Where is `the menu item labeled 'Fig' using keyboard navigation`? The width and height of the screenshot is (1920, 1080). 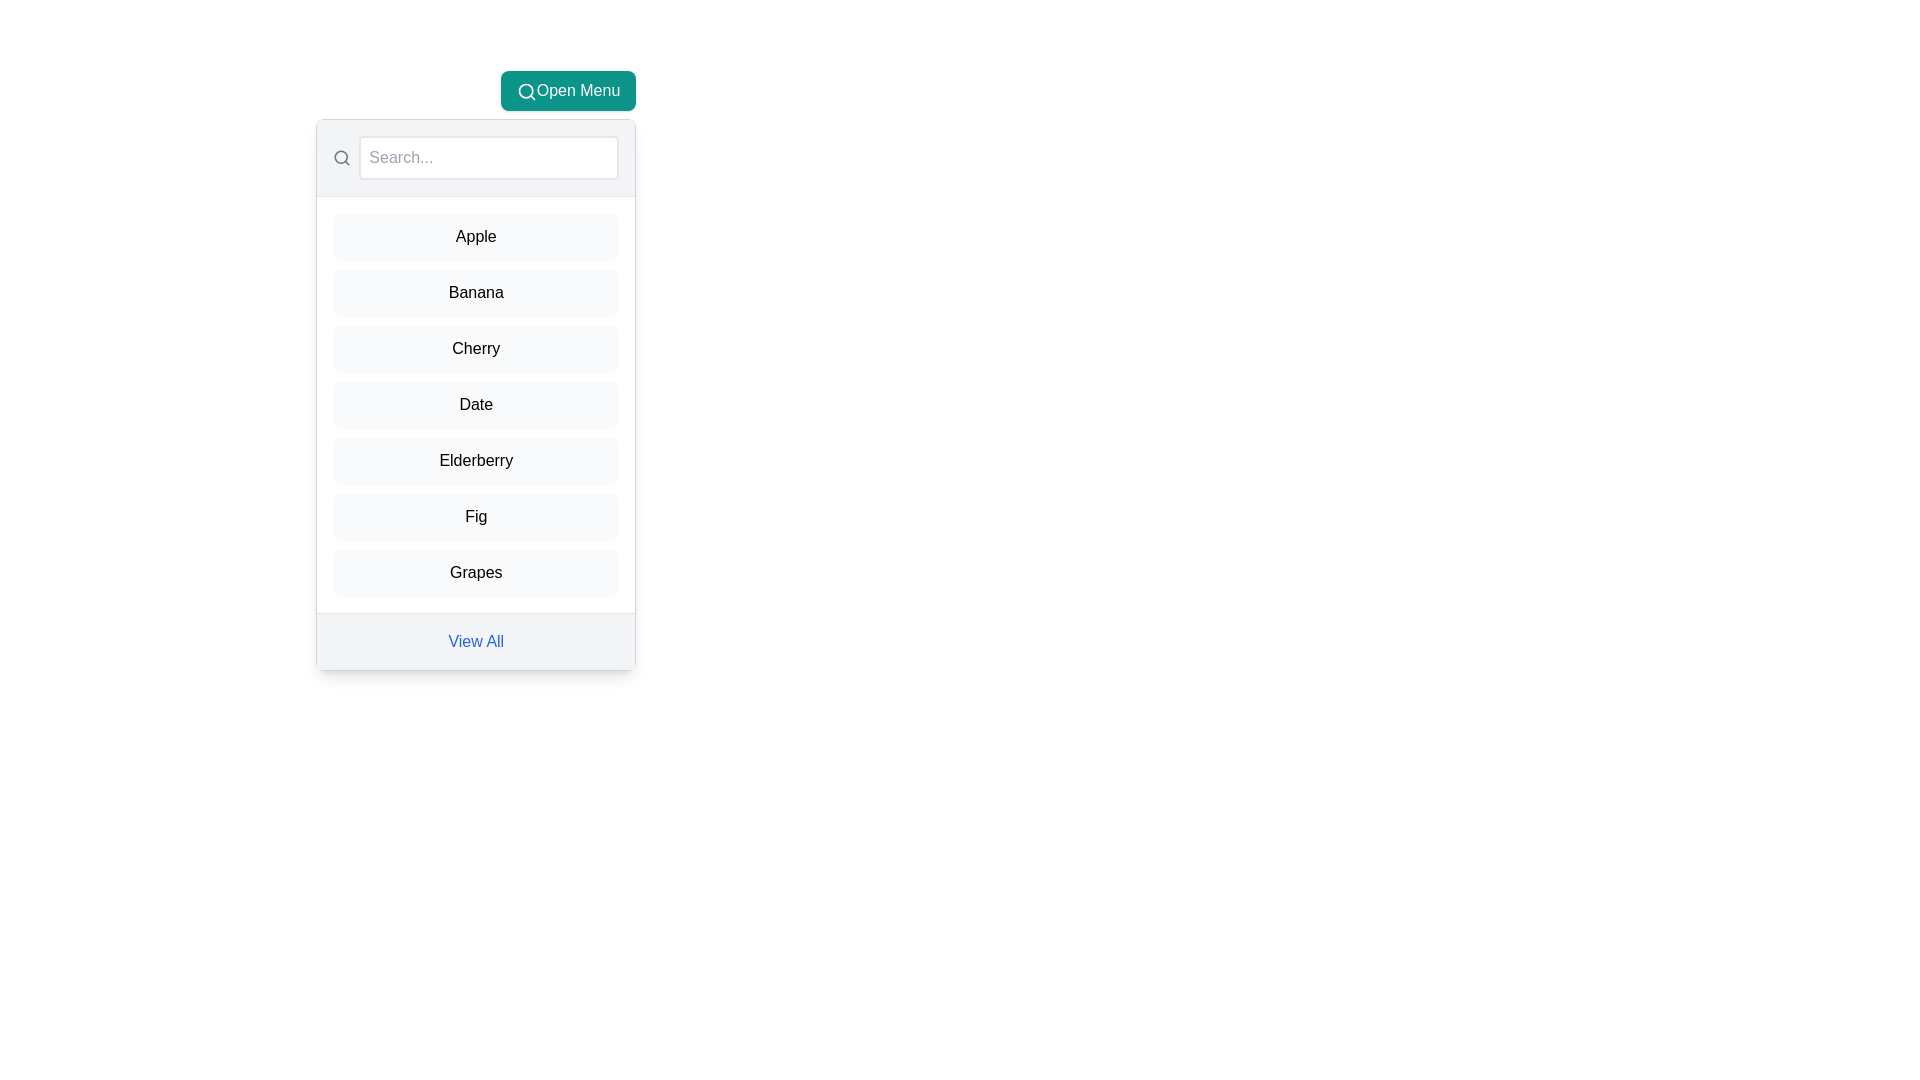
the menu item labeled 'Fig' using keyboard navigation is located at coordinates (475, 515).